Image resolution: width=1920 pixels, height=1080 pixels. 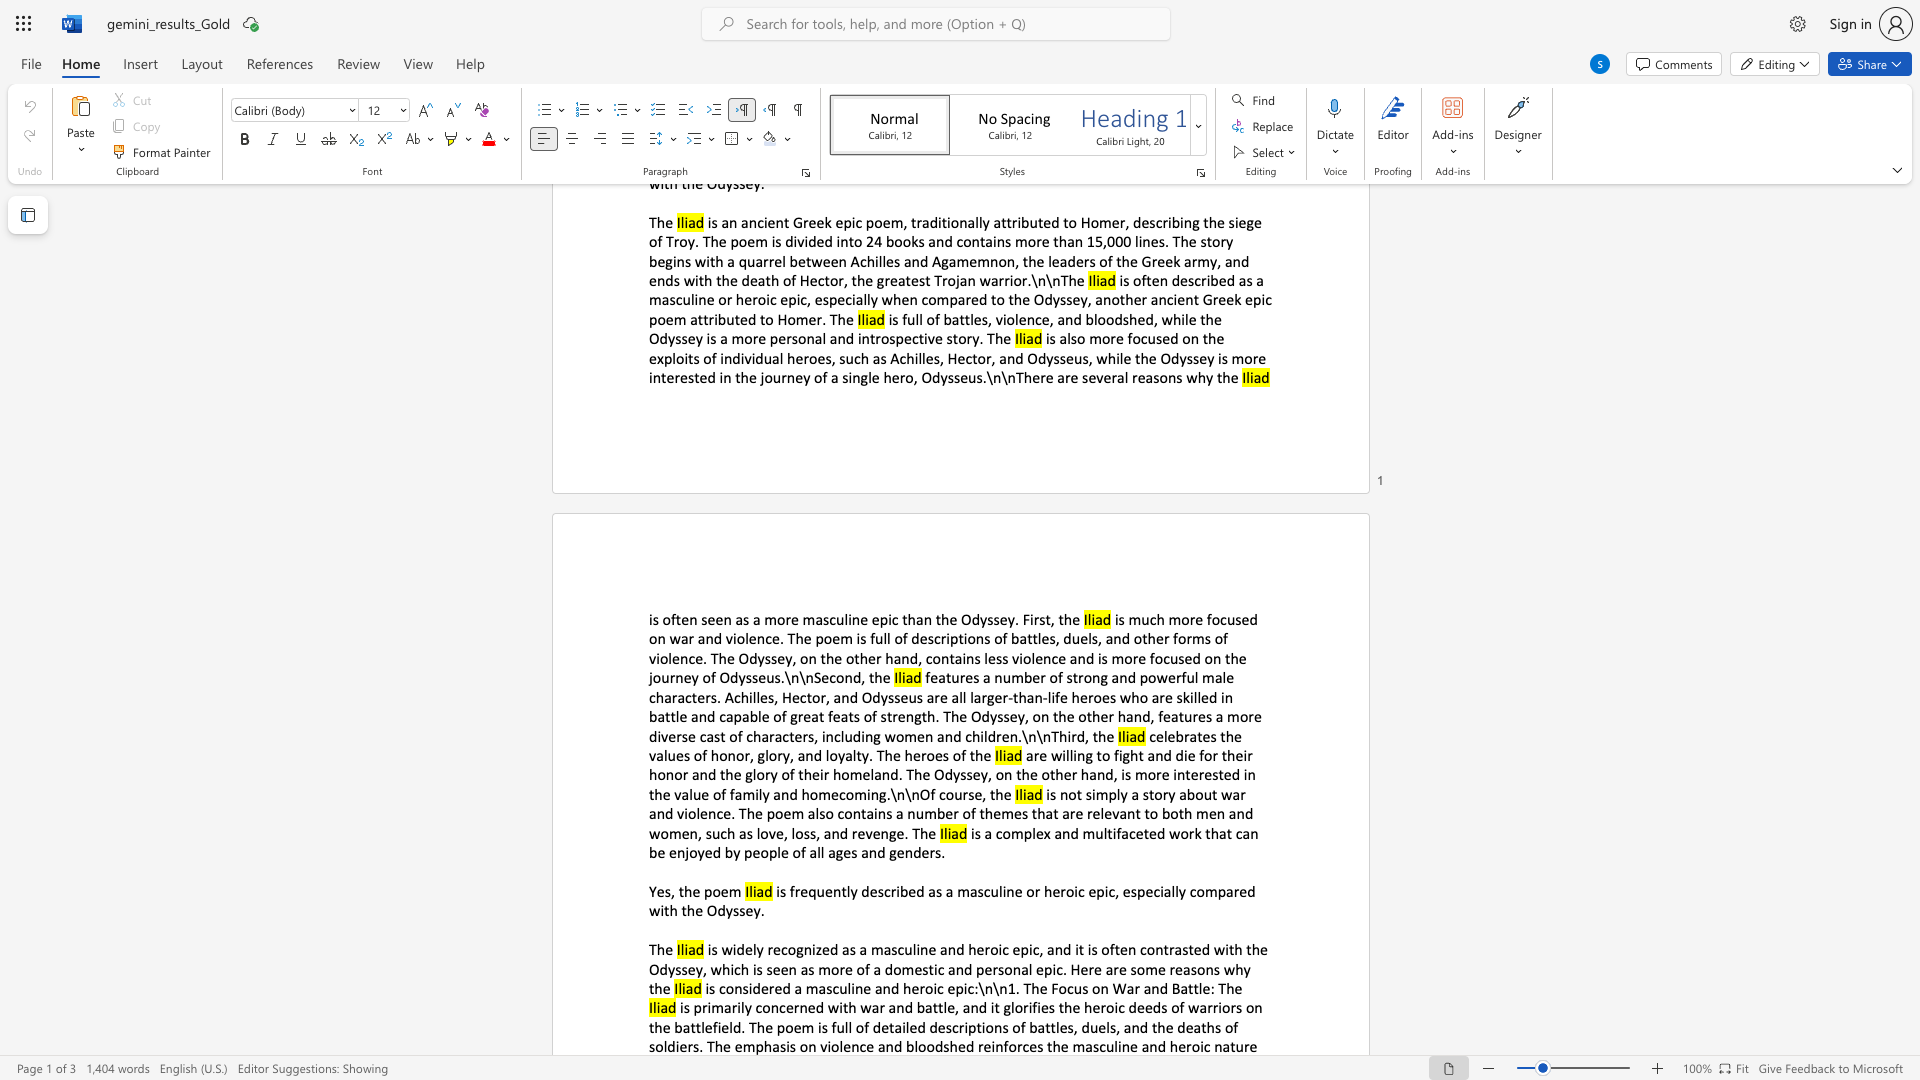 What do you see at coordinates (1183, 736) in the screenshot?
I see `the subset text "rates the values of honor, glory, and loy" within the text "celebrates the values of honor, glory, and loyalty. The heroes of the"` at bounding box center [1183, 736].